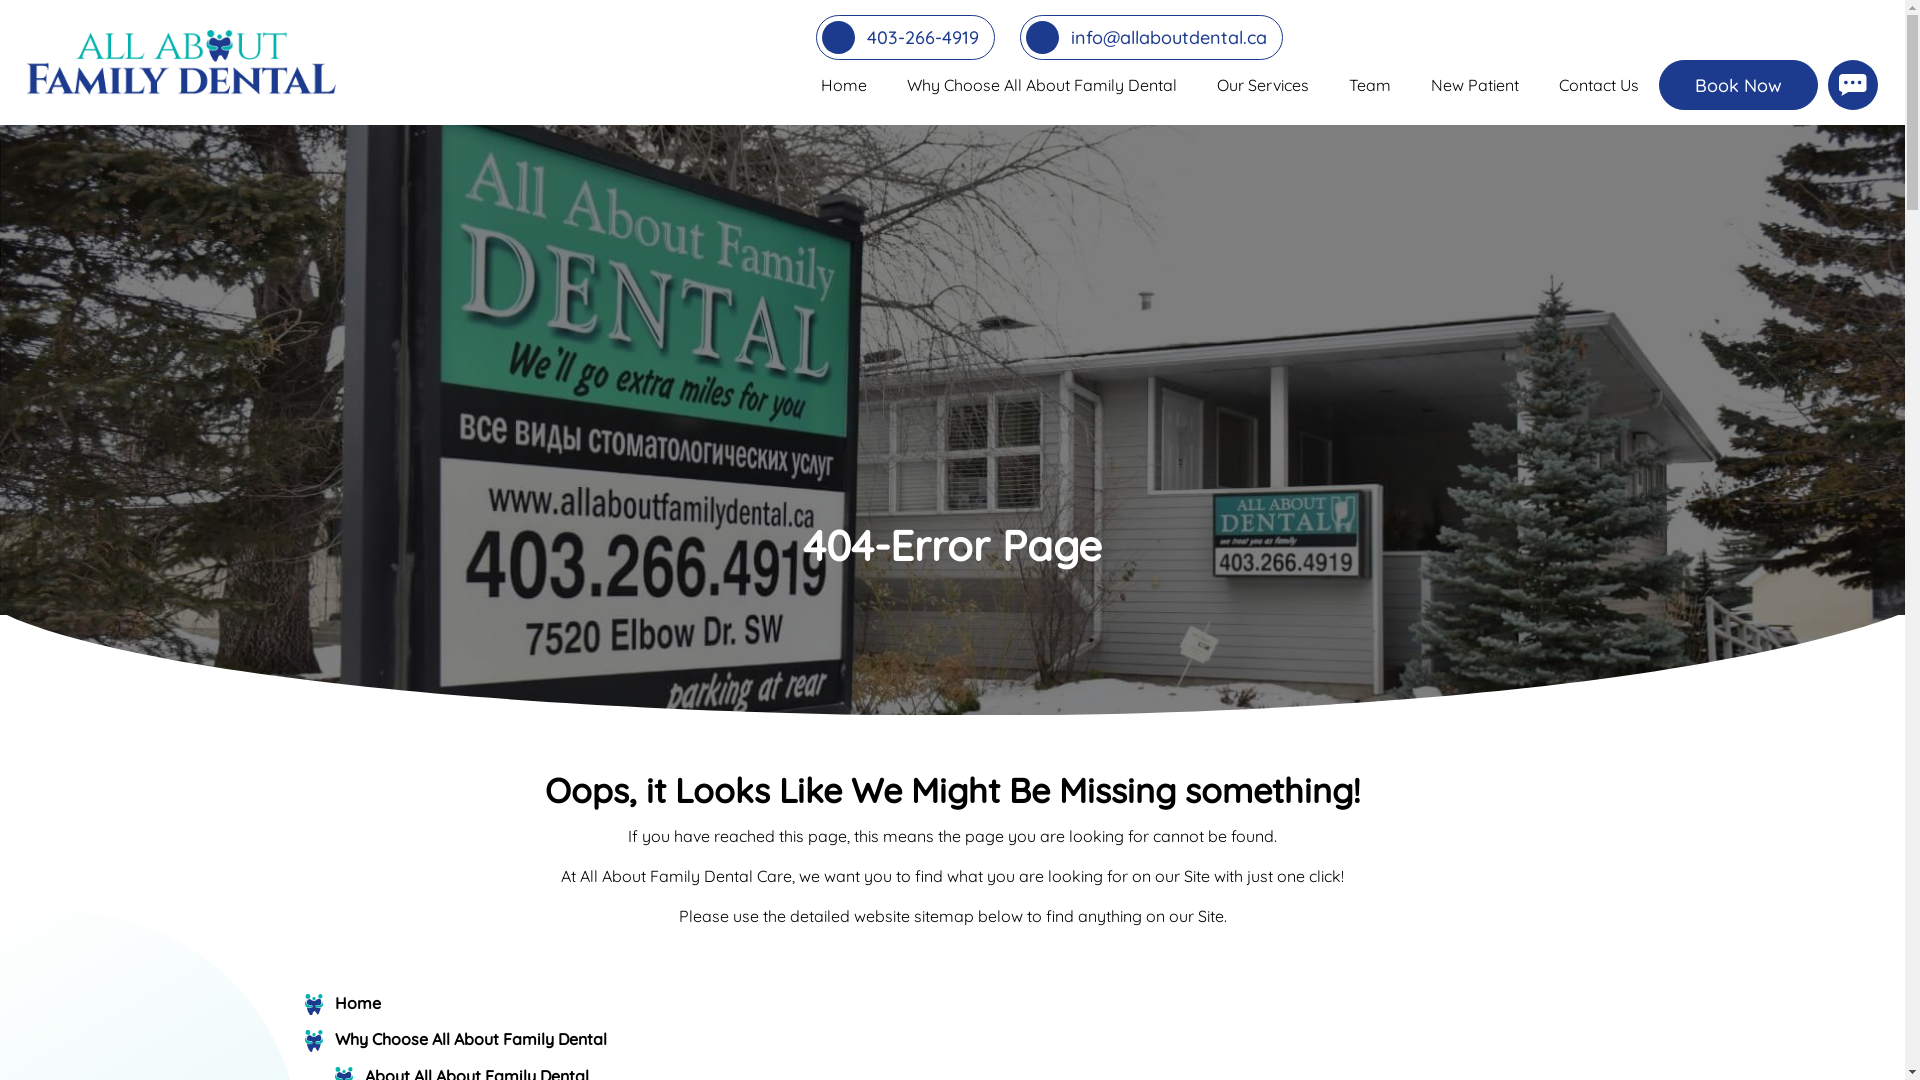 The height and width of the screenshot is (1080, 1920). I want to click on 'Home', so click(844, 83).